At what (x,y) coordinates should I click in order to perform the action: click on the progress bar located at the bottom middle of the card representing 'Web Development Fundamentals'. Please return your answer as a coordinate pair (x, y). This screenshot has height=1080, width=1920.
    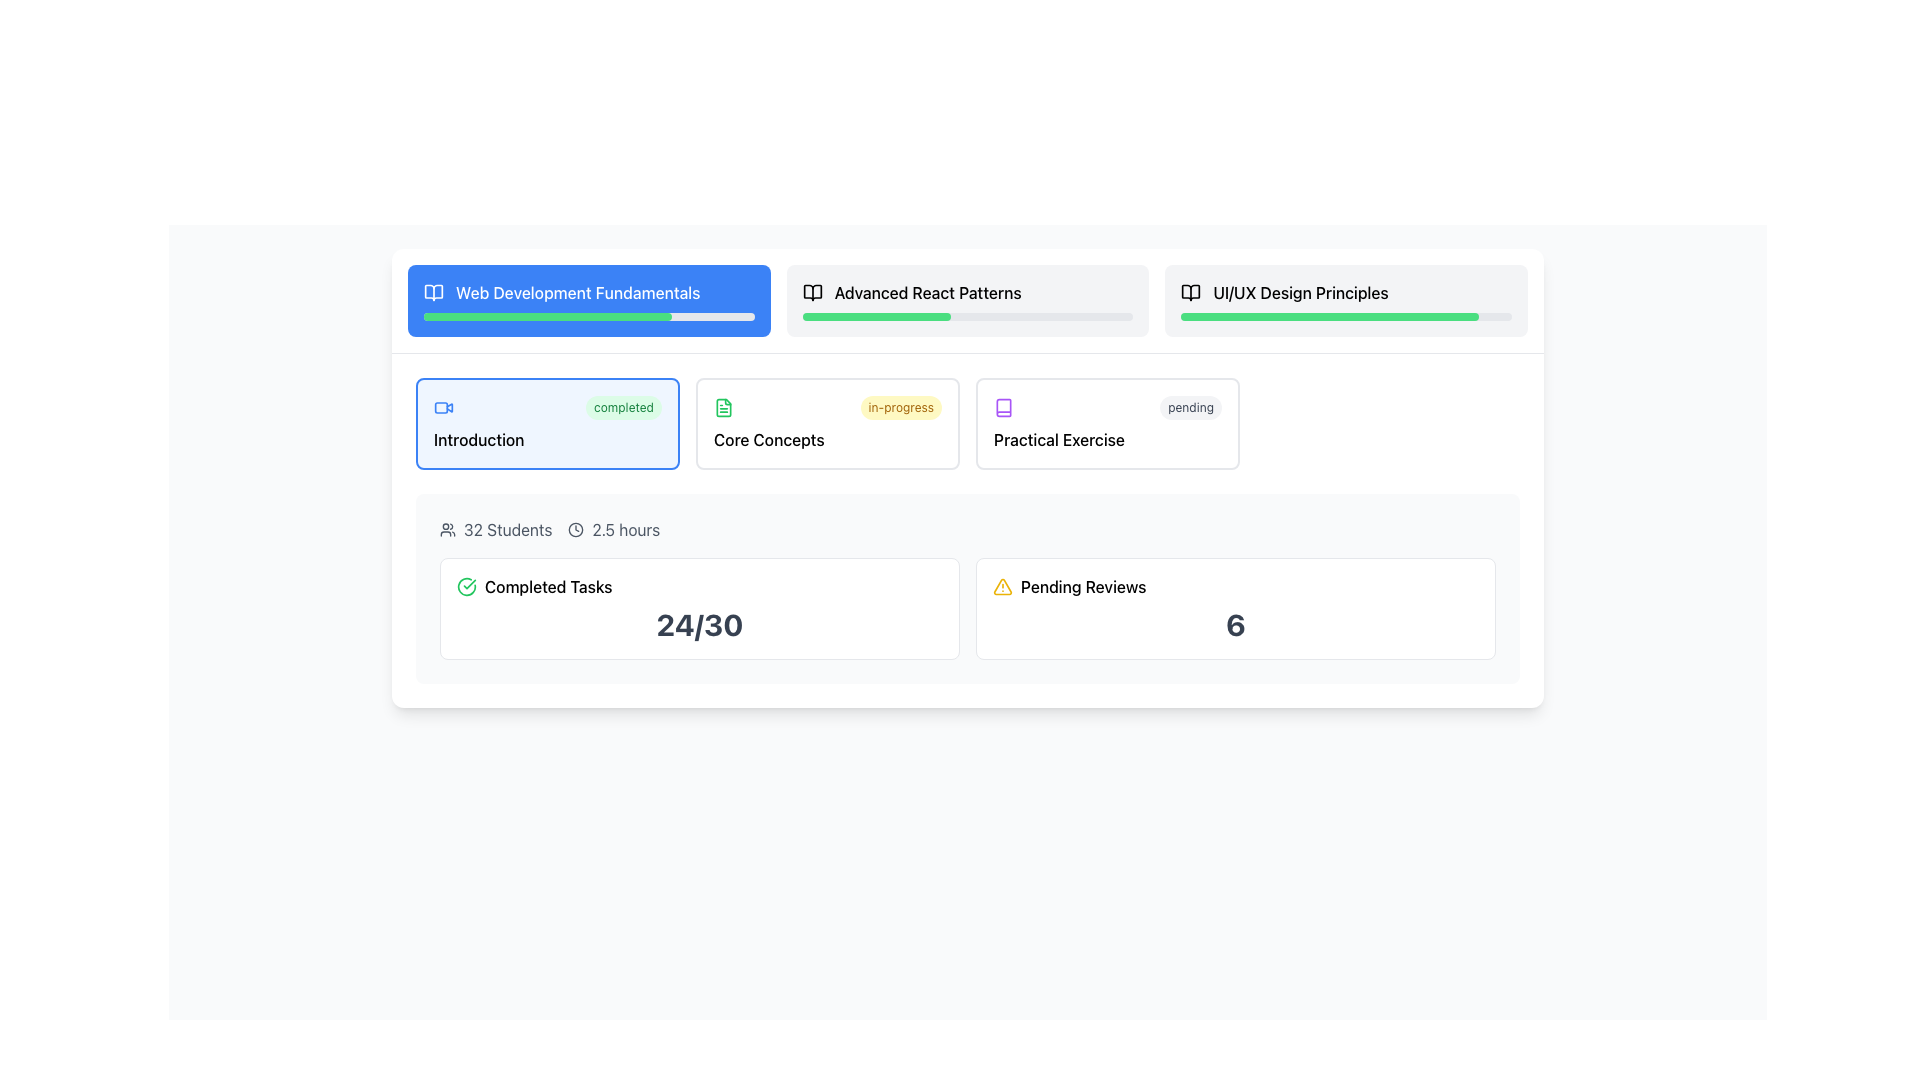
    Looking at the image, I should click on (588, 315).